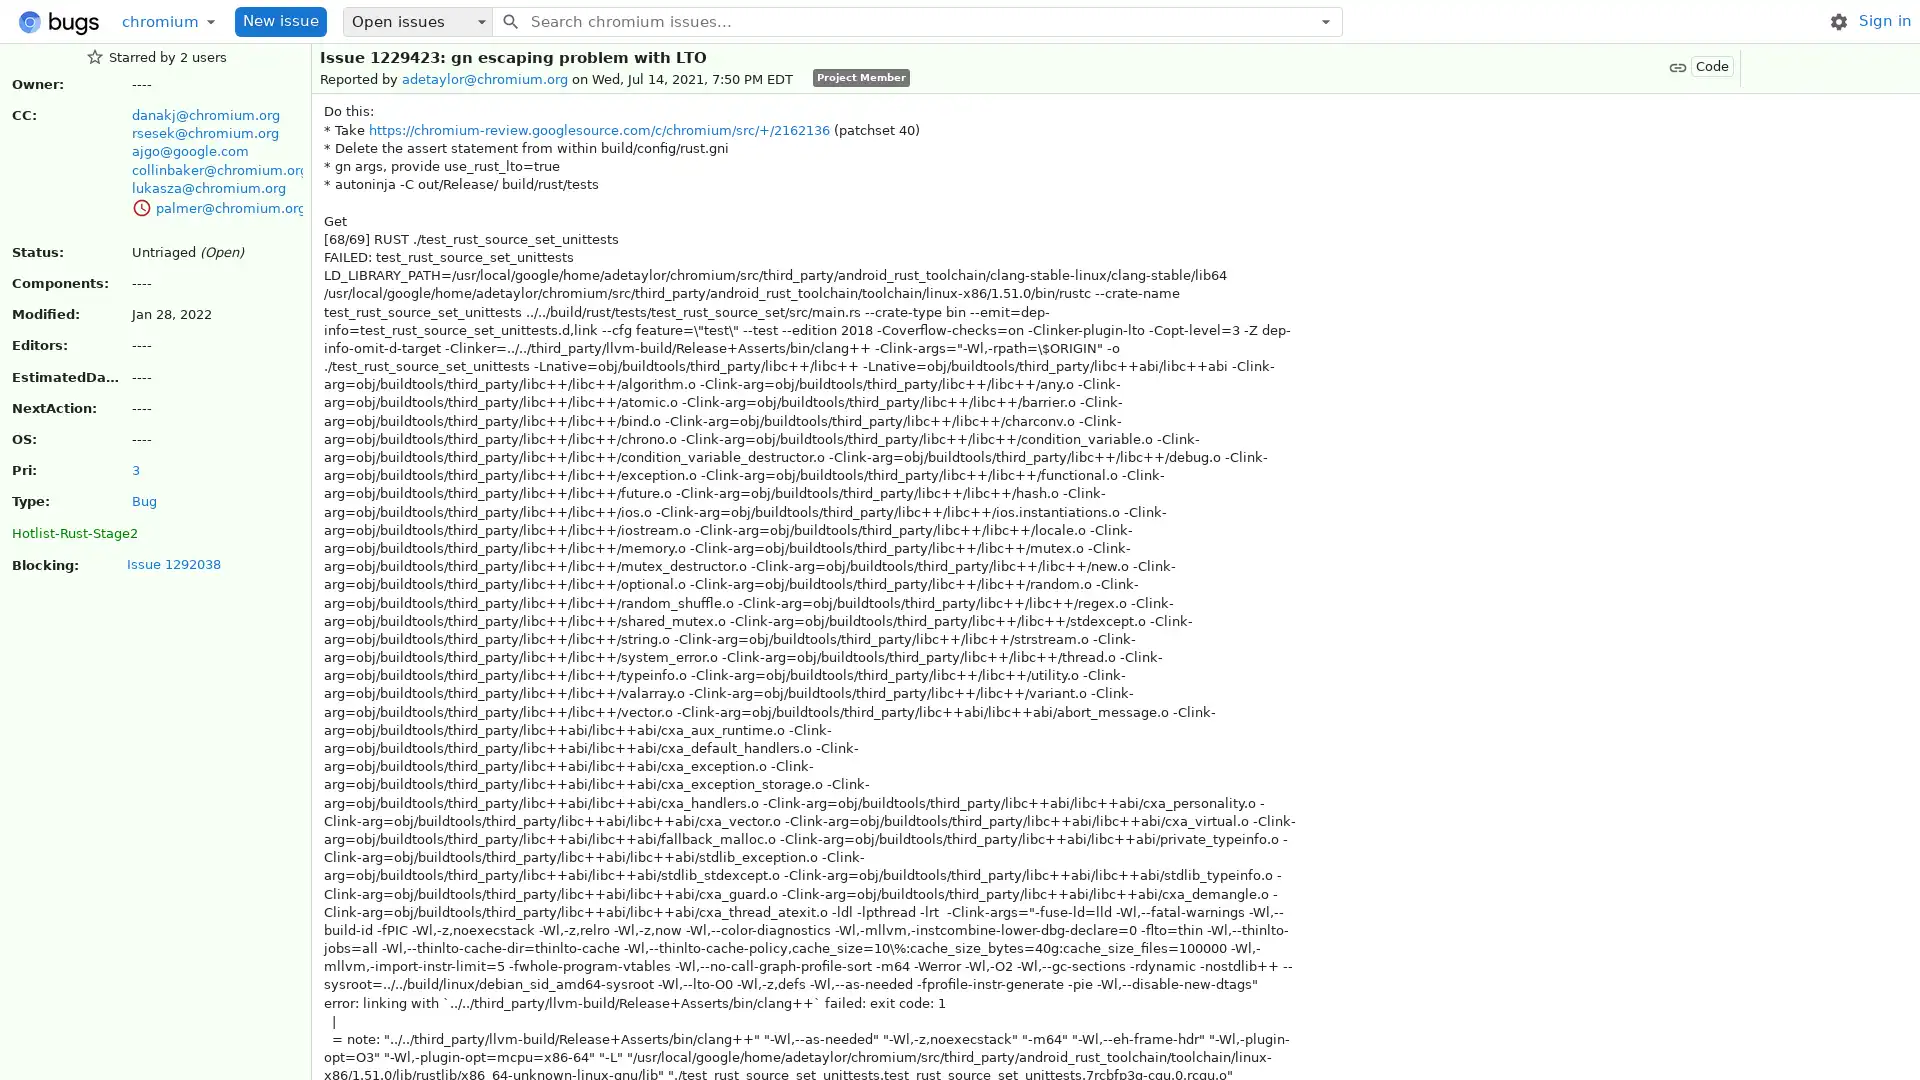 This screenshot has height=1080, width=1920. What do you see at coordinates (509, 20) in the screenshot?
I see `search` at bounding box center [509, 20].